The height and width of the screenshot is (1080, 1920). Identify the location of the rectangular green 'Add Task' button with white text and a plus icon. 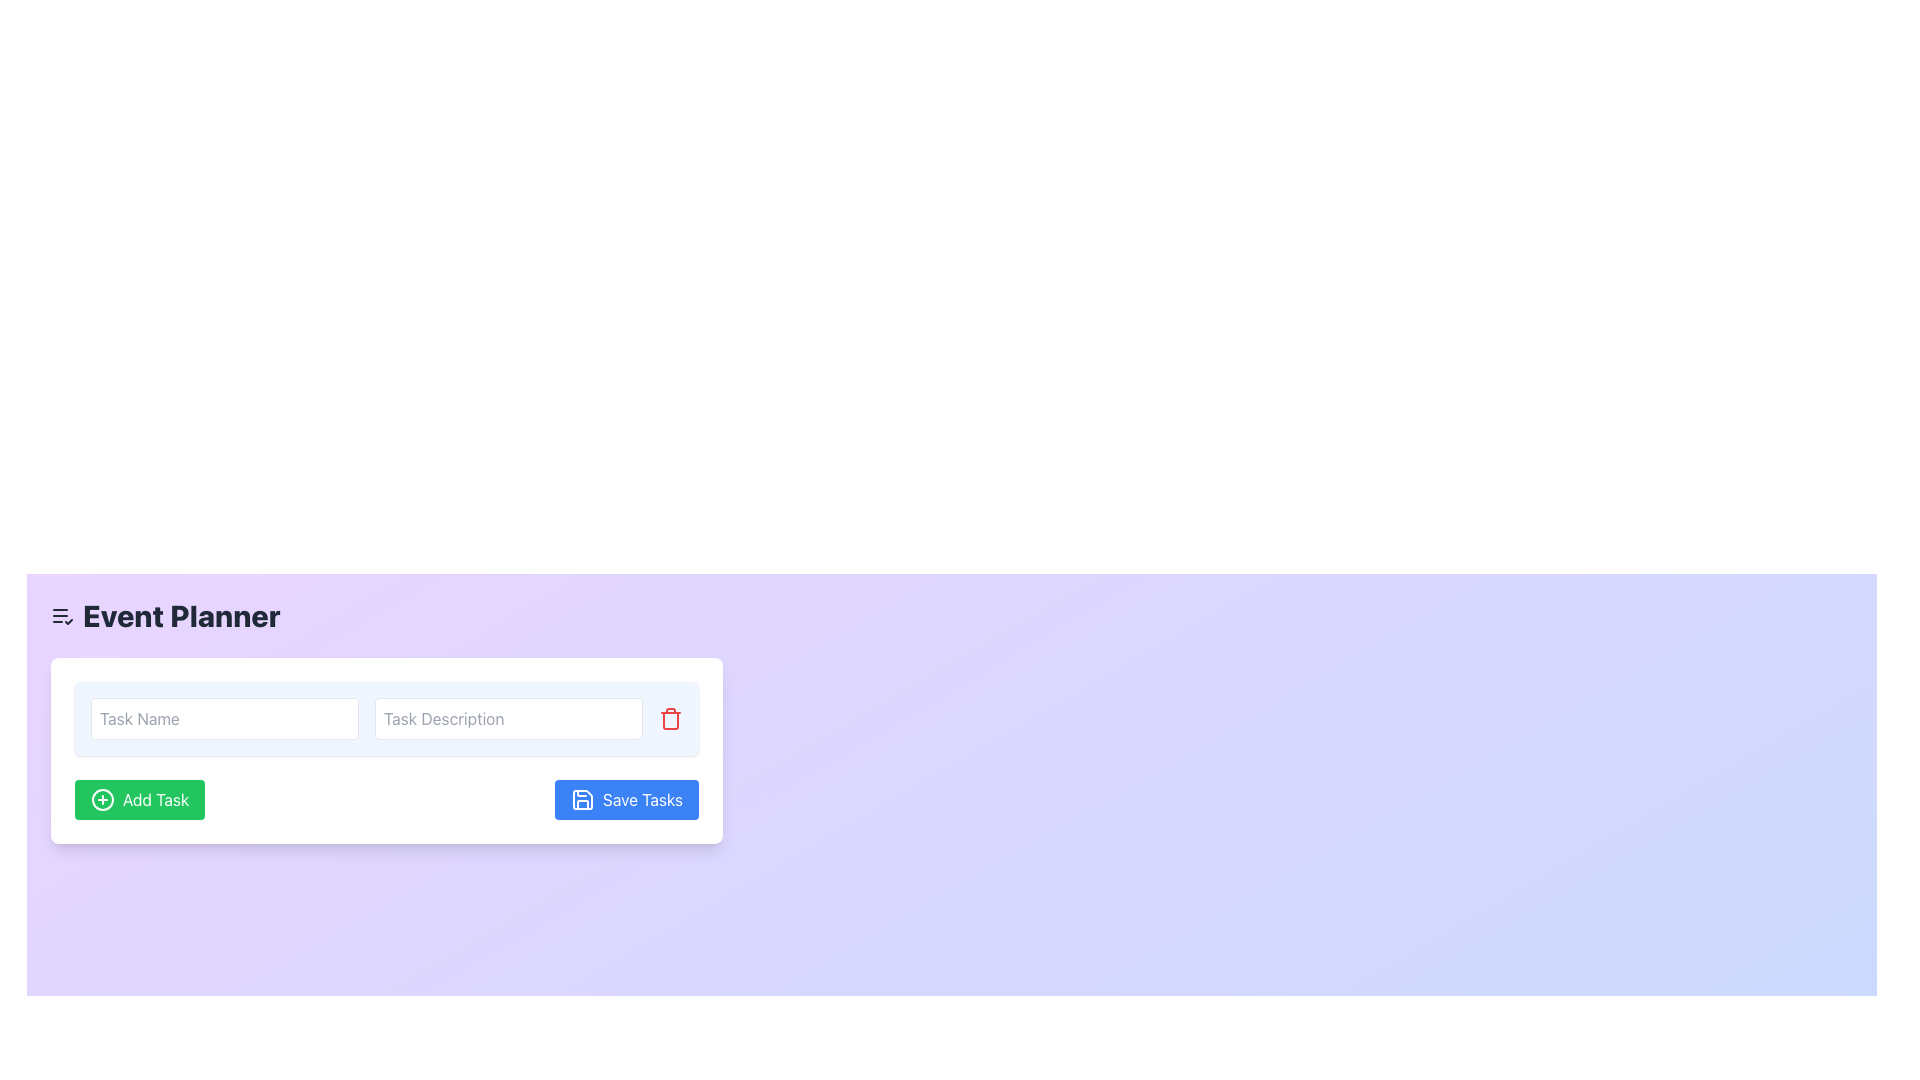
(139, 798).